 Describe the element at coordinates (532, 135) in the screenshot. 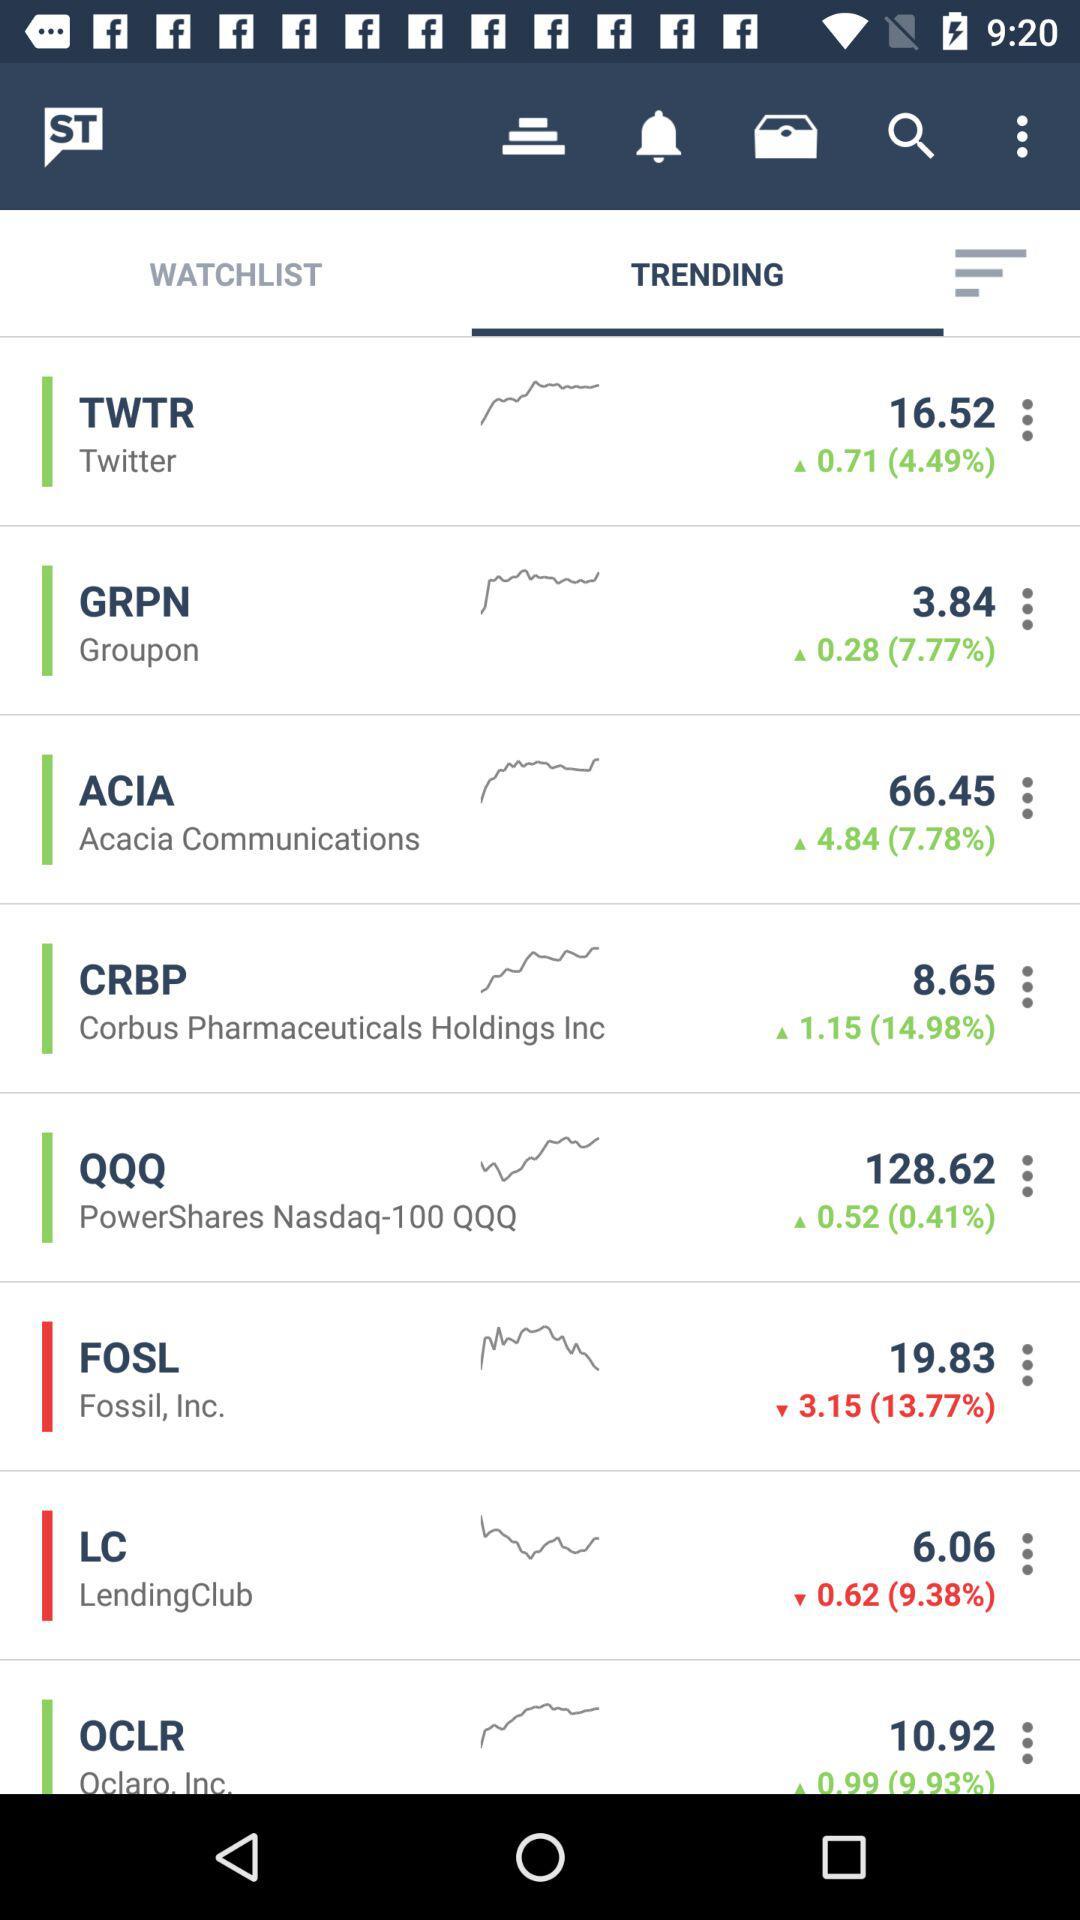

I see `the icon to the right of the watchlist item` at that location.